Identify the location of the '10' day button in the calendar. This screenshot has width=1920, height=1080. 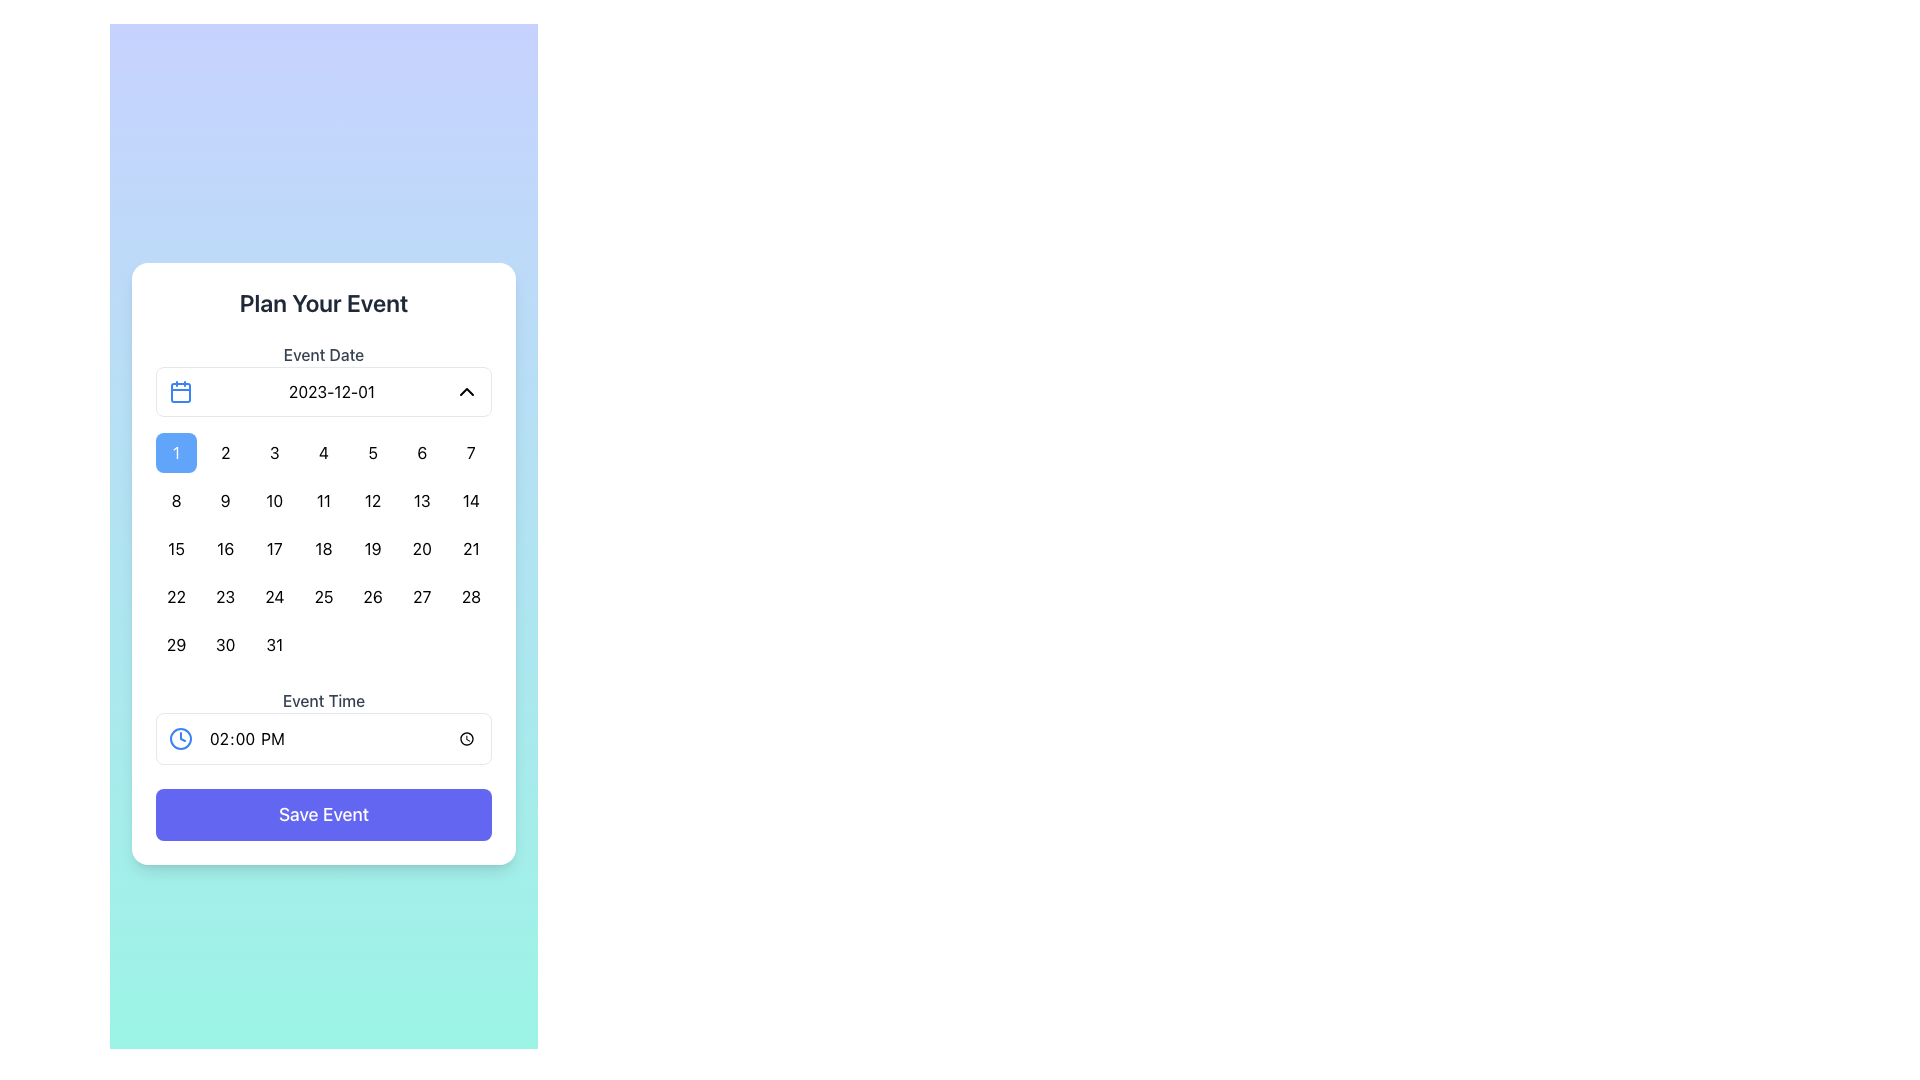
(273, 500).